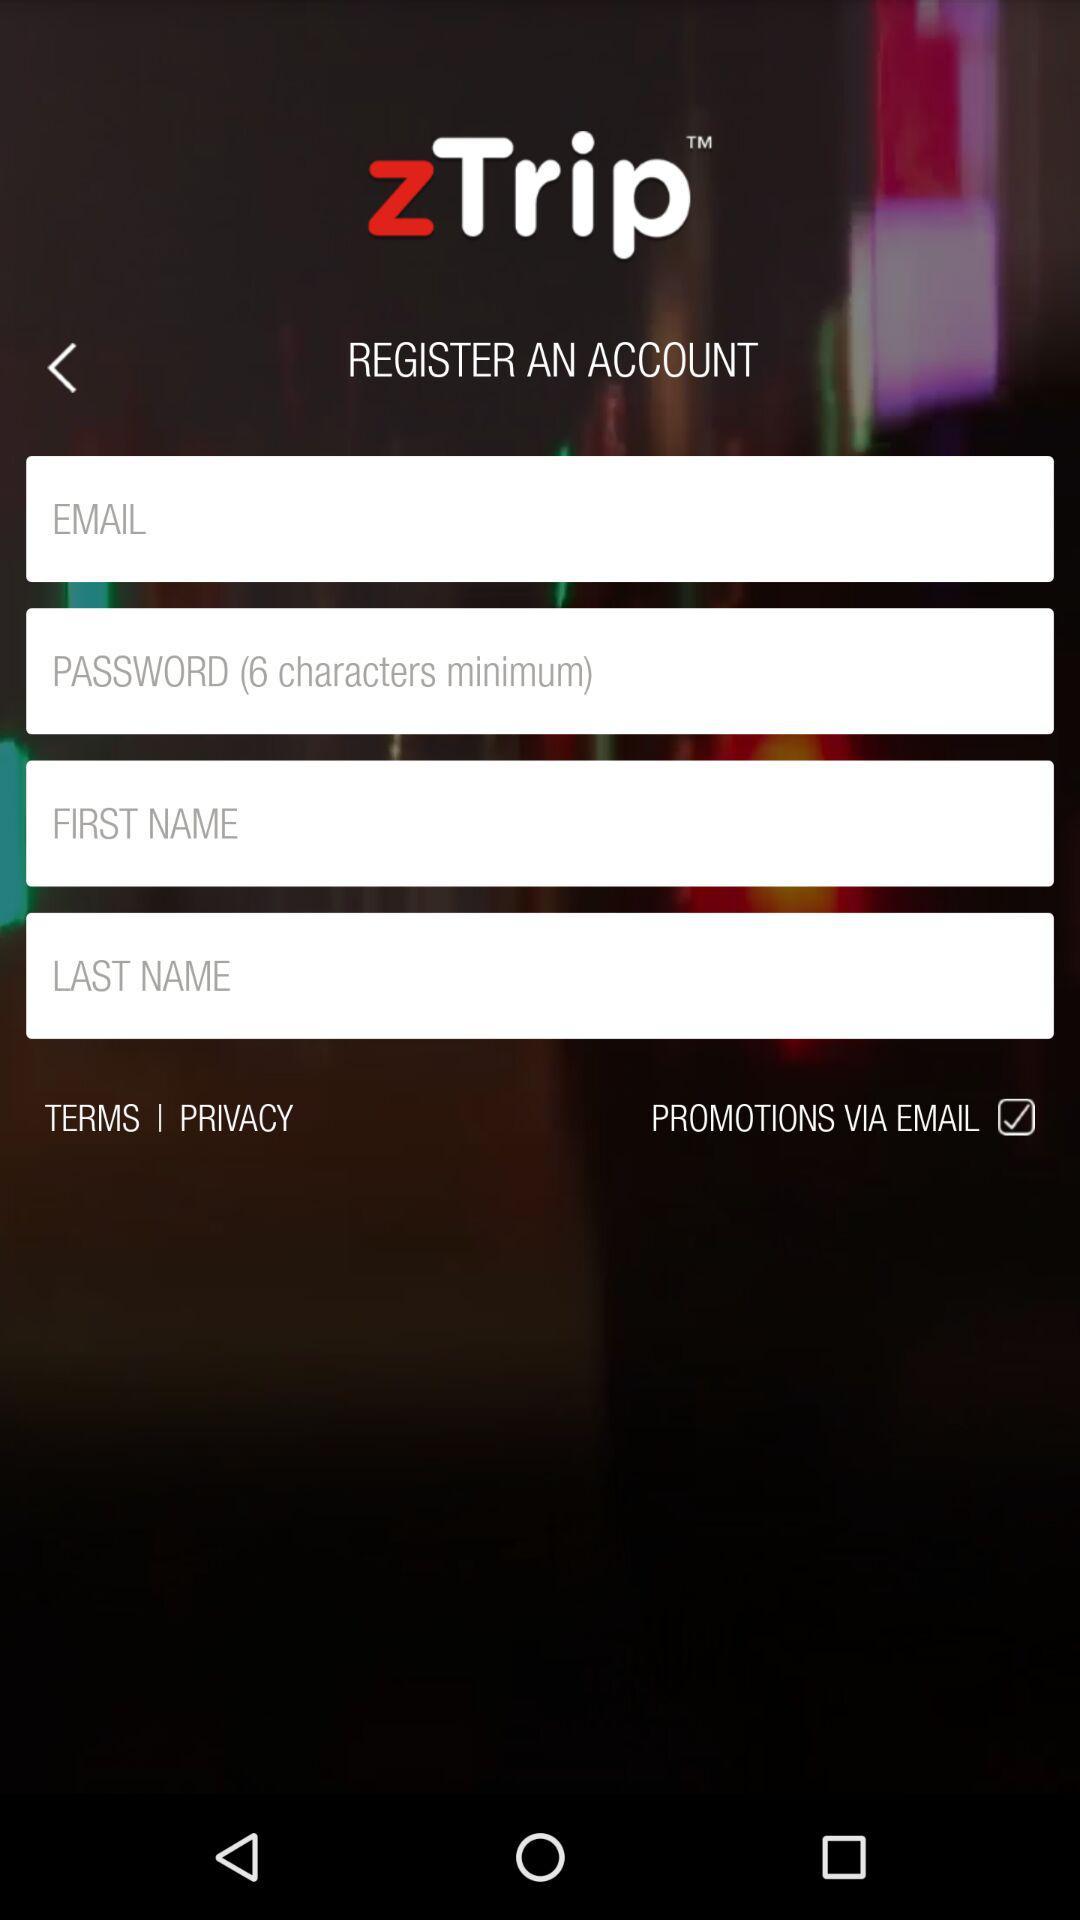 This screenshot has height=1920, width=1080. What do you see at coordinates (92, 1116) in the screenshot?
I see `the item to the left of |` at bounding box center [92, 1116].